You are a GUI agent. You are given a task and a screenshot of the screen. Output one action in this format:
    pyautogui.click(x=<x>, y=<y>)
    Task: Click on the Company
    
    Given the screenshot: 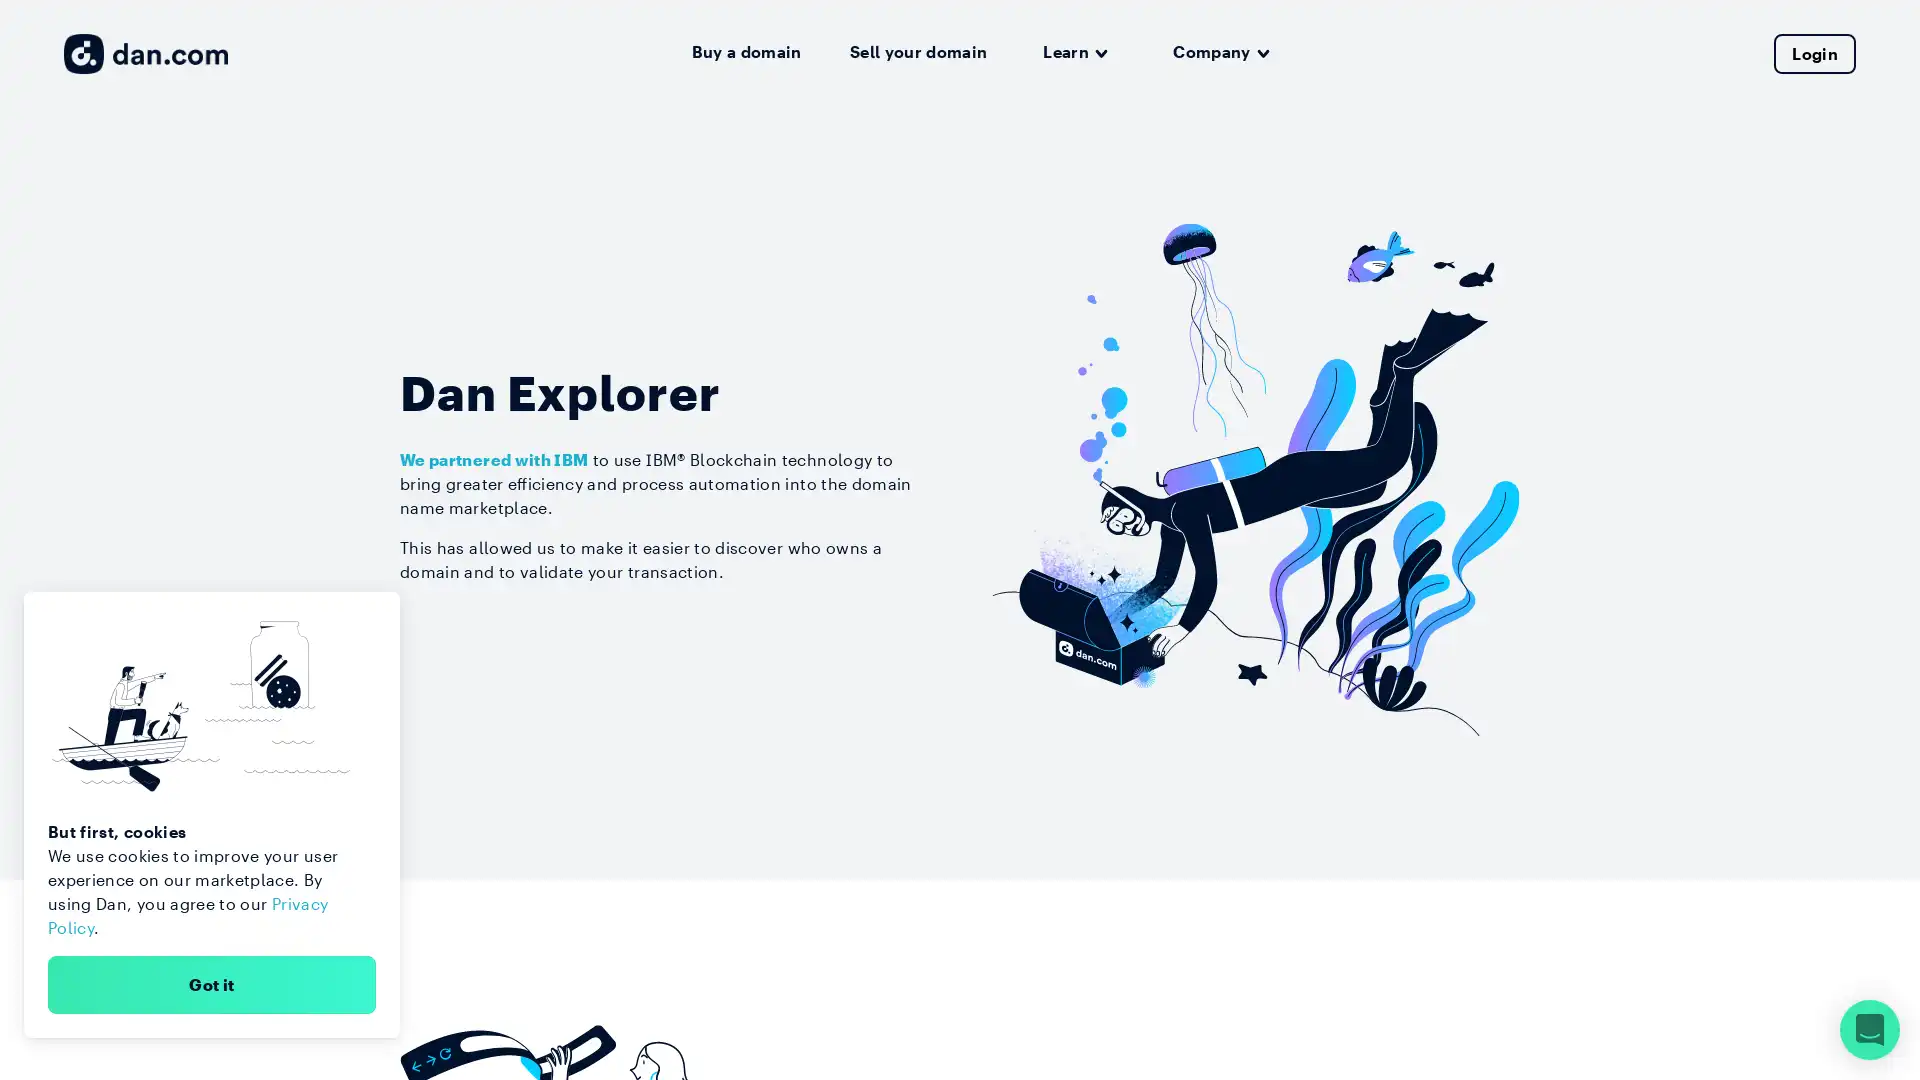 What is the action you would take?
    pyautogui.click(x=1220, y=52)
    